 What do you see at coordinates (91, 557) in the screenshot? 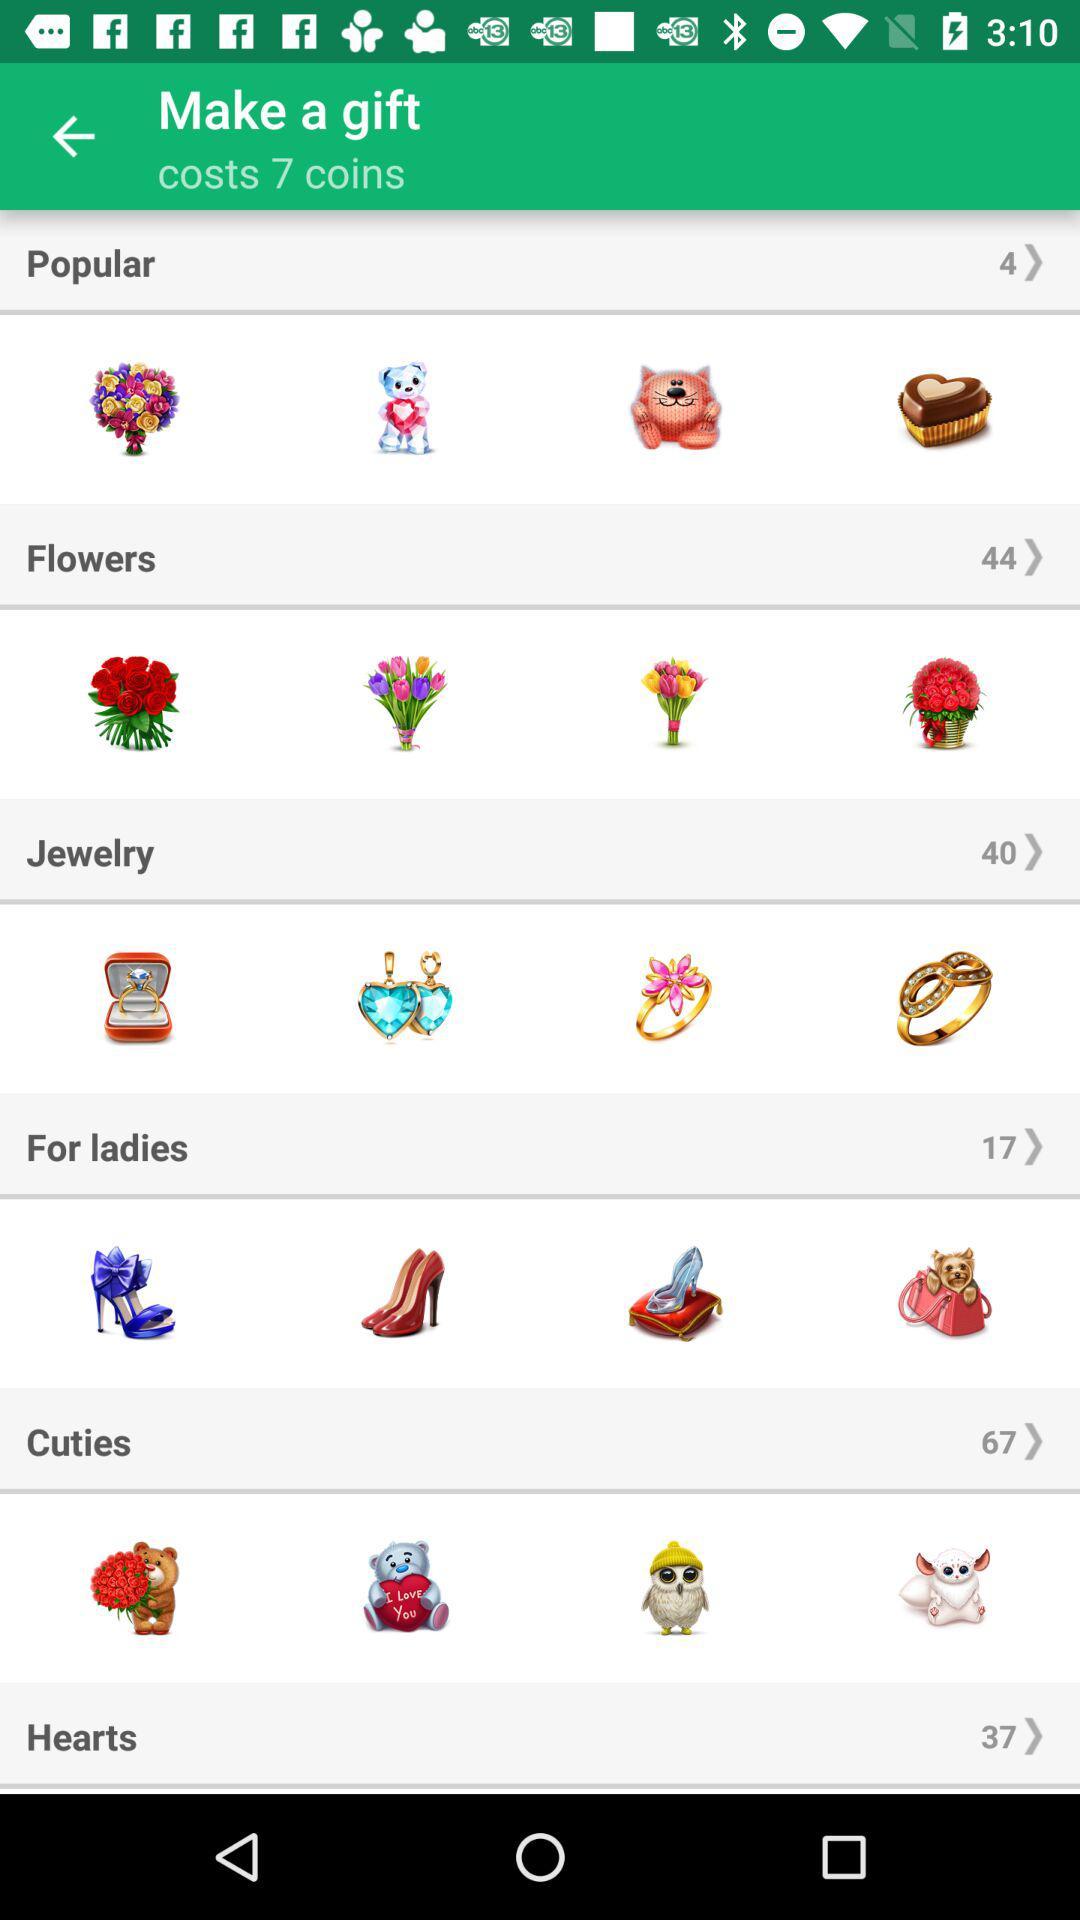
I see `the icon next to 44 icon` at bounding box center [91, 557].